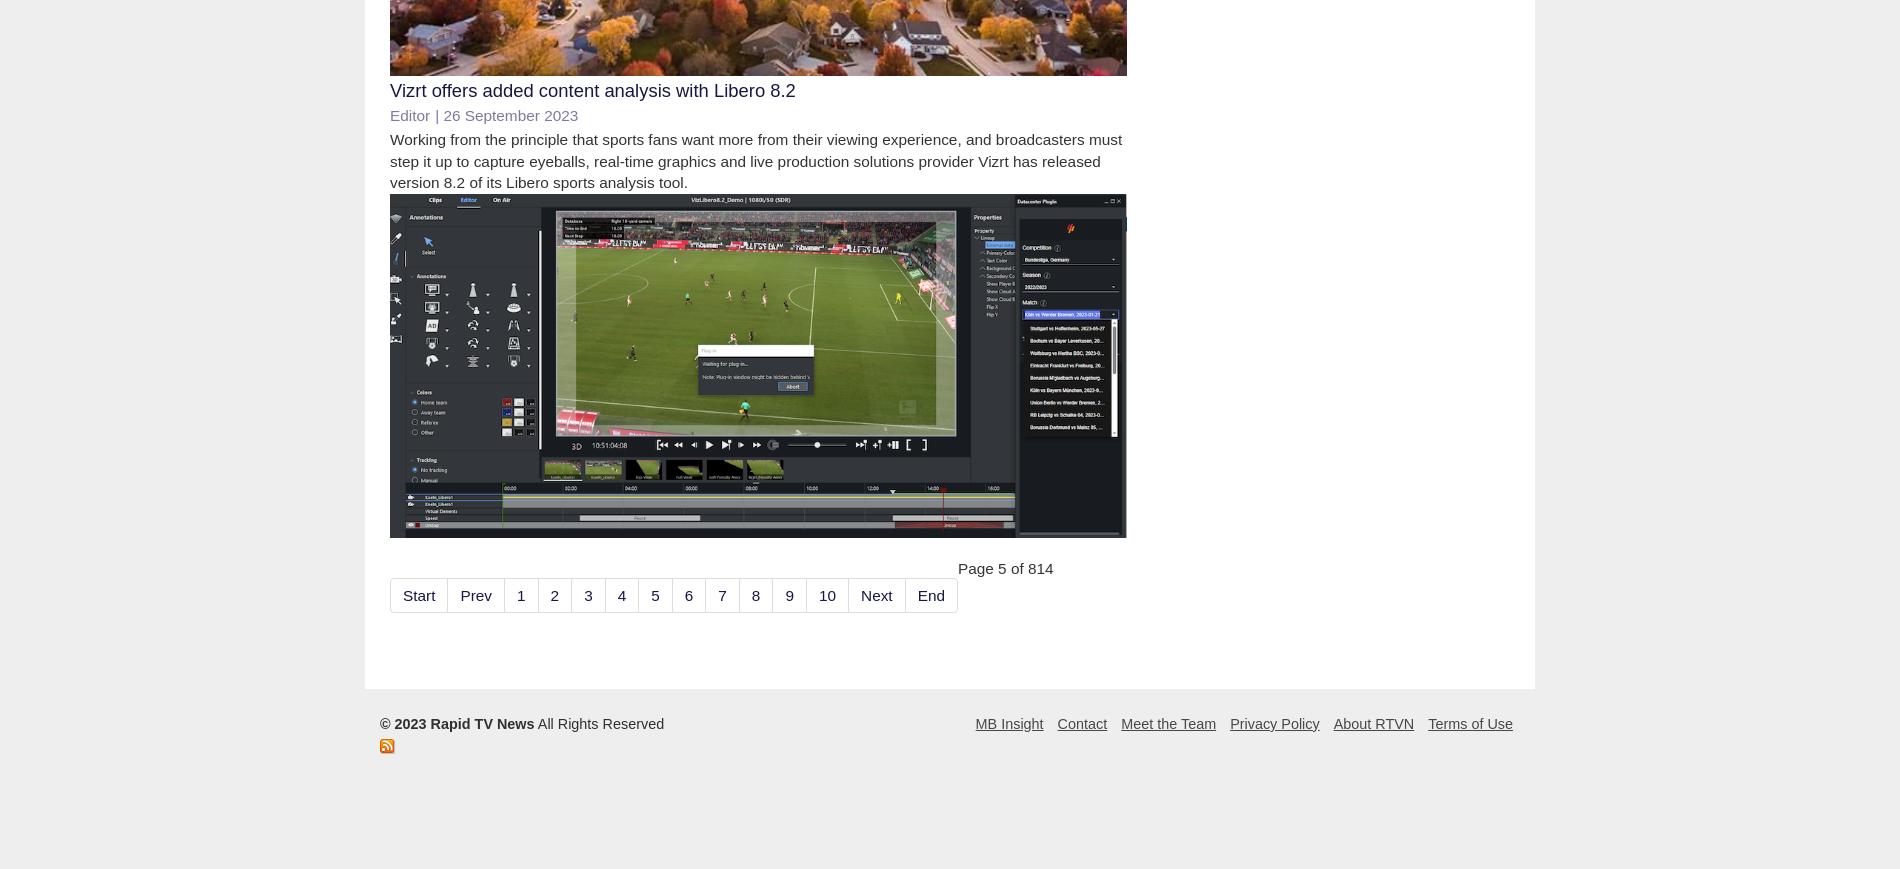  Describe the element at coordinates (1372, 723) in the screenshot. I see `'About RTVN'` at that location.